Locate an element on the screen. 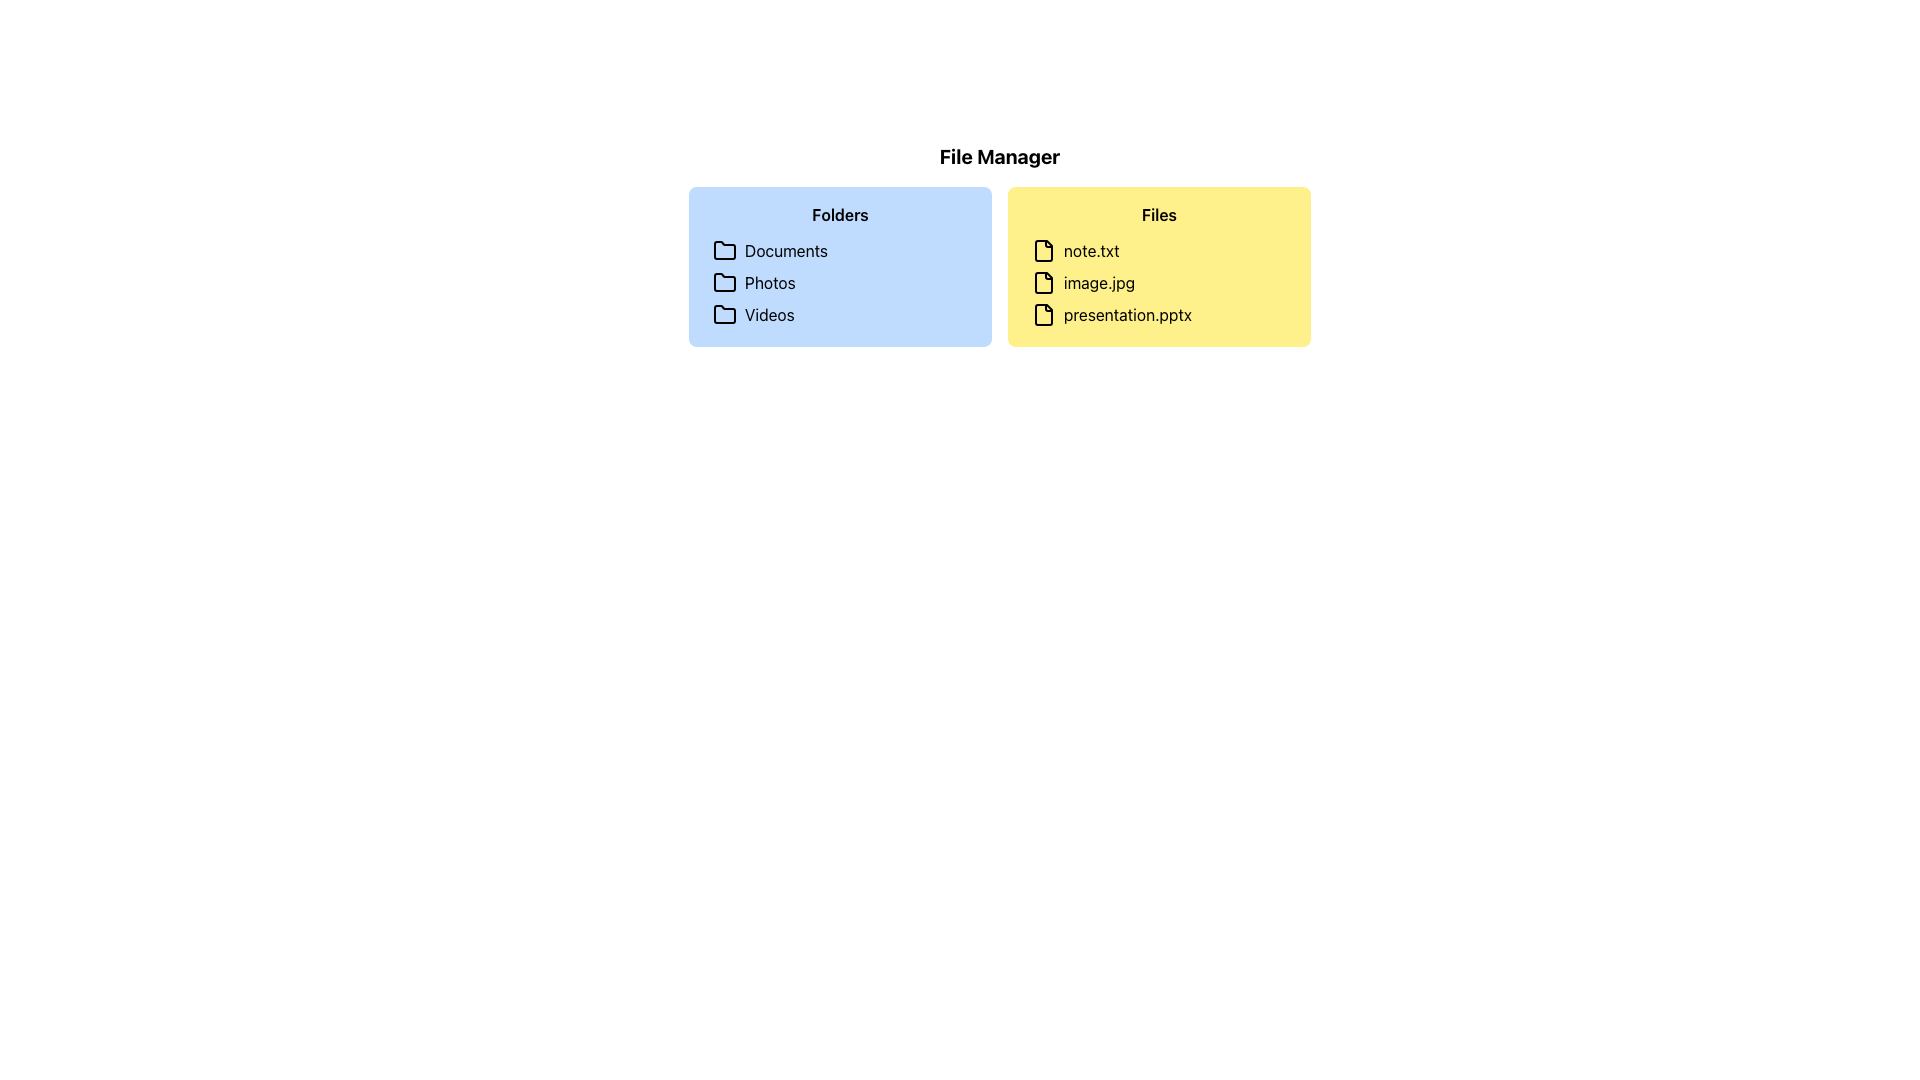 The width and height of the screenshot is (1920, 1080). the 'Videos' list item, which is the third entry under the 'Folders' section, to trigger a visual highlight is located at coordinates (840, 315).